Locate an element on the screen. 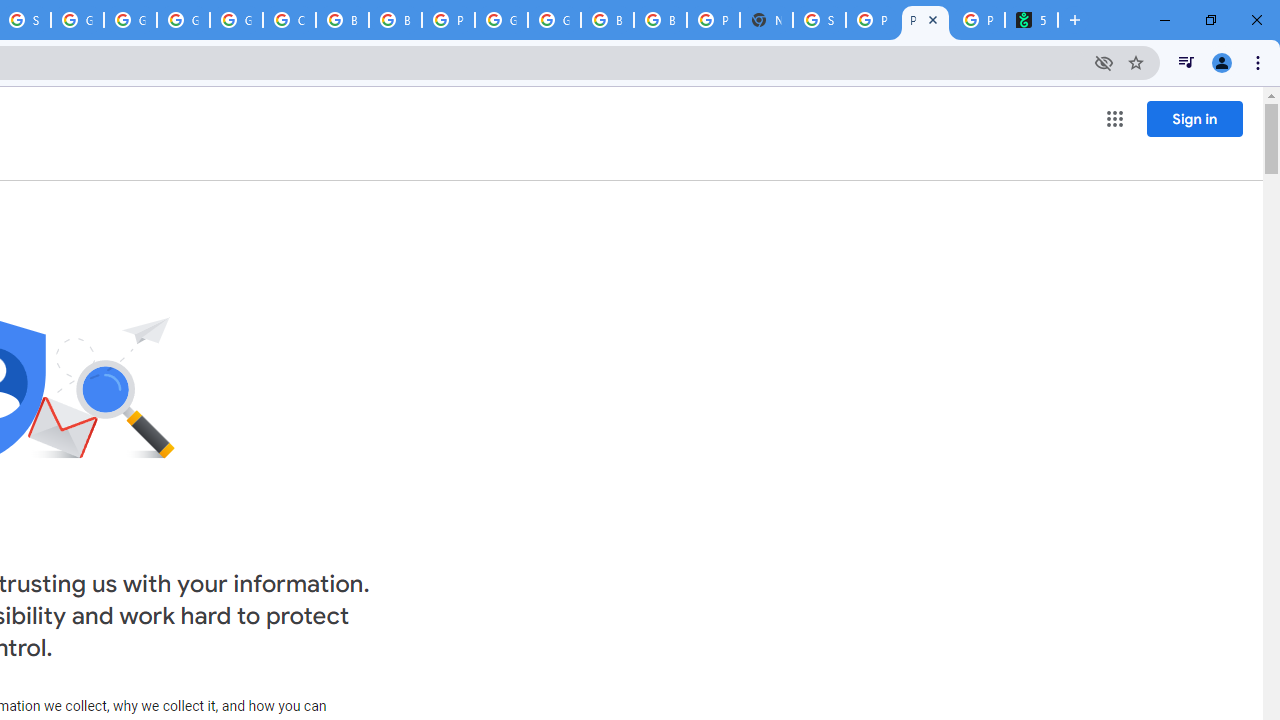 Image resolution: width=1280 pixels, height=720 pixels. 'Browse Chrome as a guest - Computer - Google Chrome Help' is located at coordinates (395, 20).